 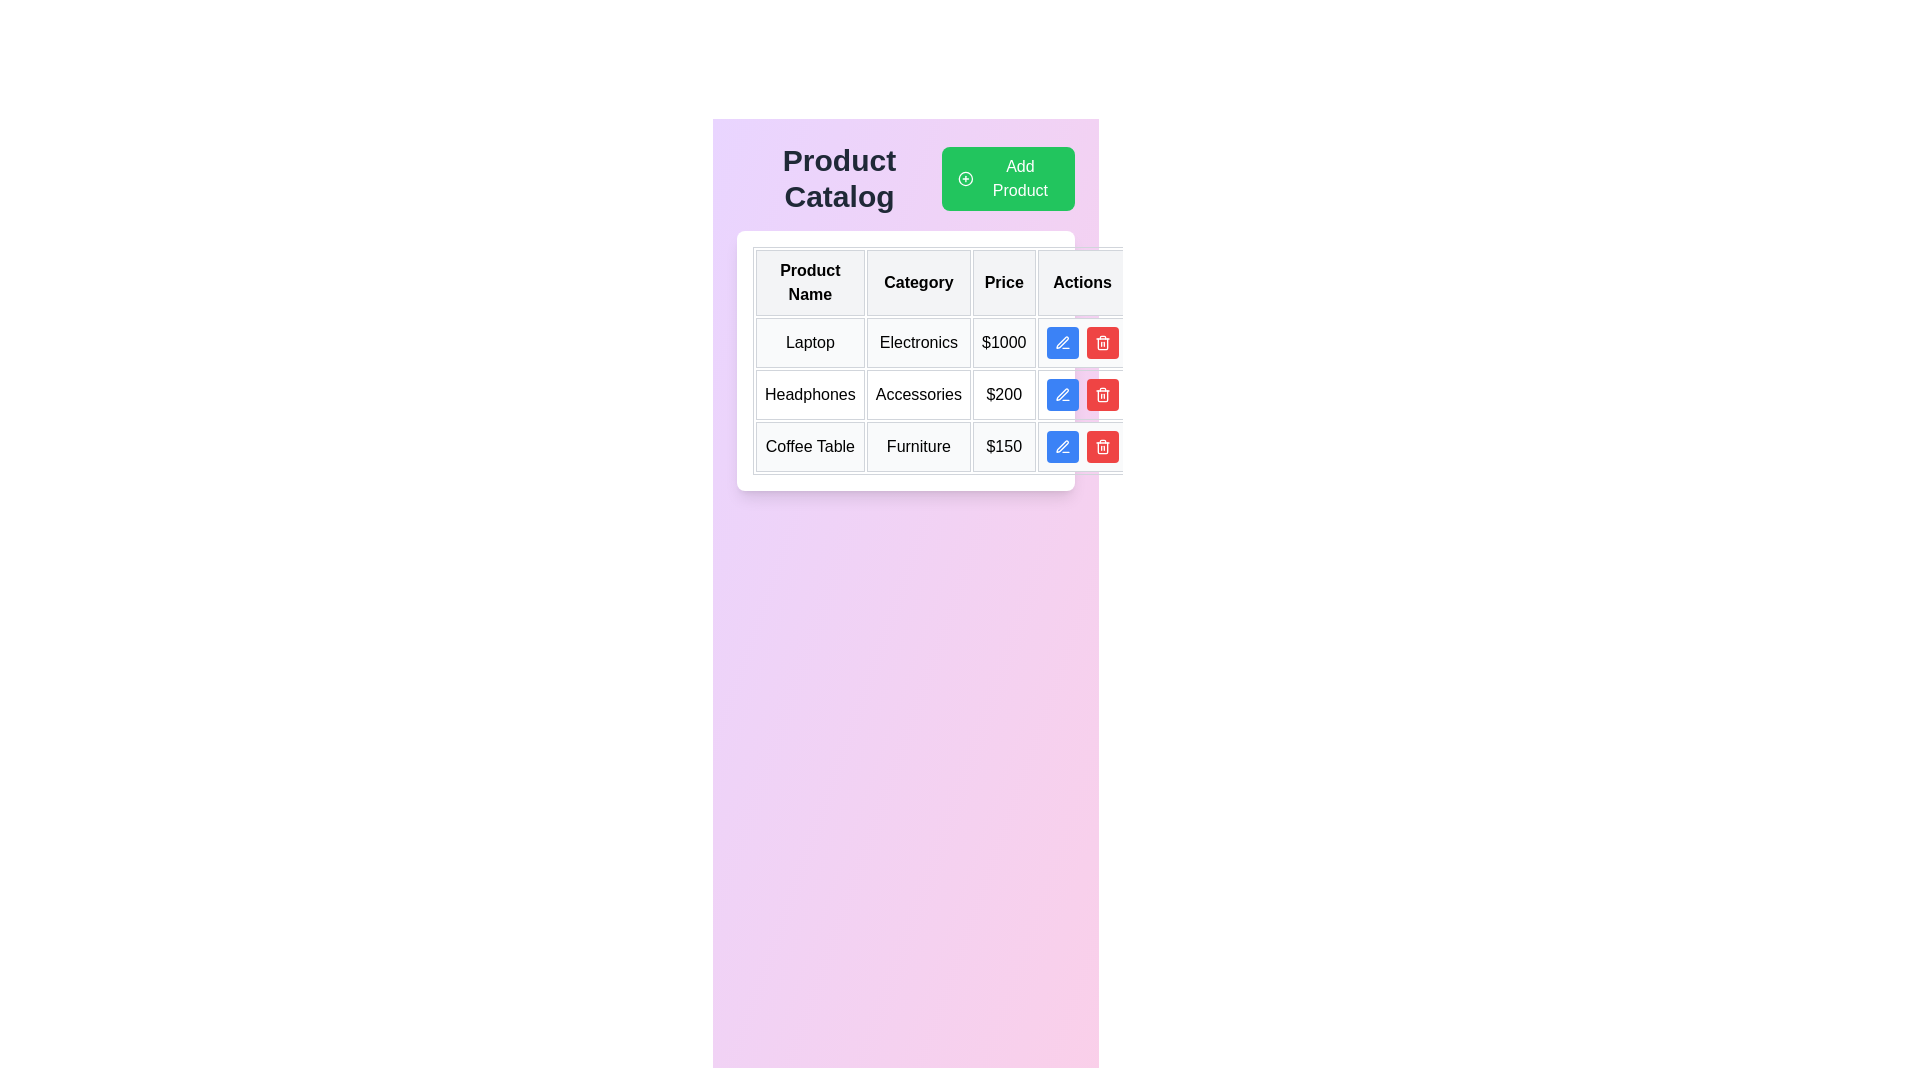 What do you see at coordinates (1101, 342) in the screenshot?
I see `the delete button in the third position of the 'Actions' column associated with the 'Coffee Table' row` at bounding box center [1101, 342].